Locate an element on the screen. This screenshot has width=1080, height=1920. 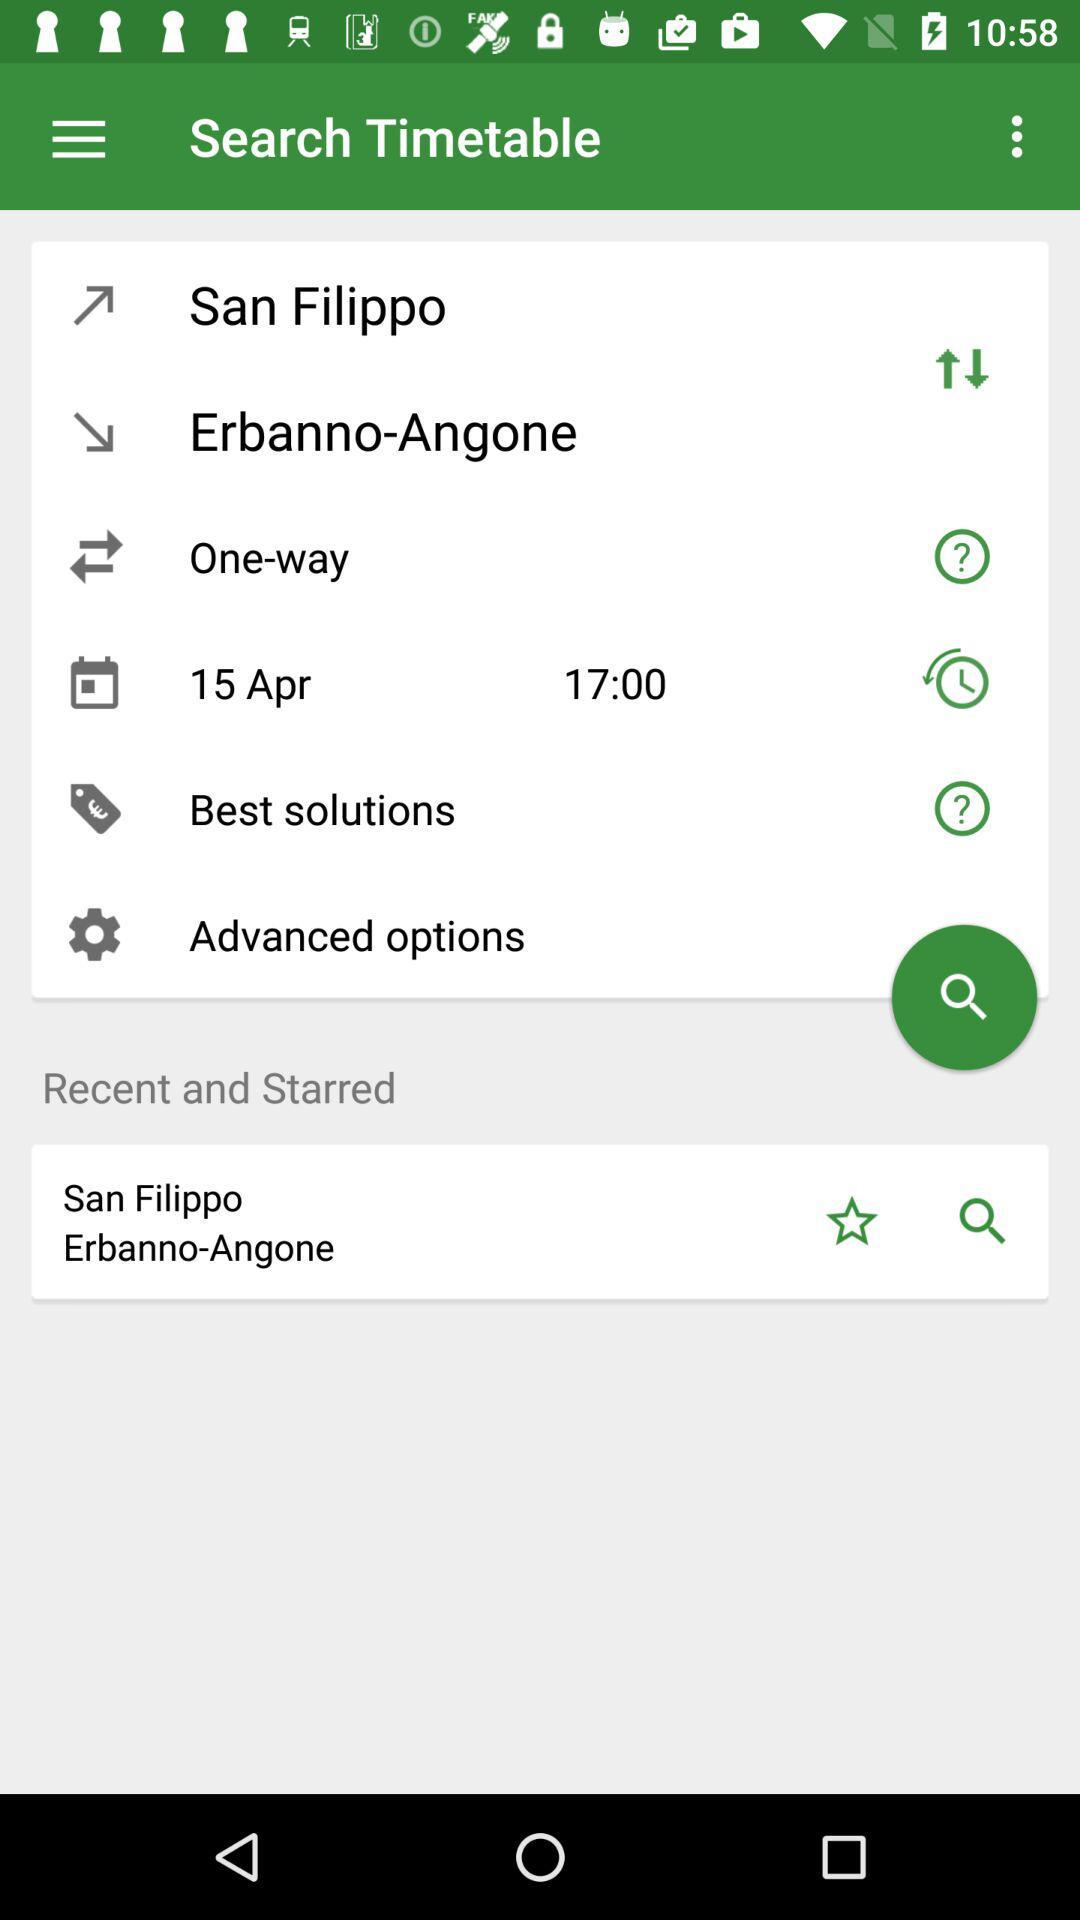
the 15 apr icon is located at coordinates (360, 682).